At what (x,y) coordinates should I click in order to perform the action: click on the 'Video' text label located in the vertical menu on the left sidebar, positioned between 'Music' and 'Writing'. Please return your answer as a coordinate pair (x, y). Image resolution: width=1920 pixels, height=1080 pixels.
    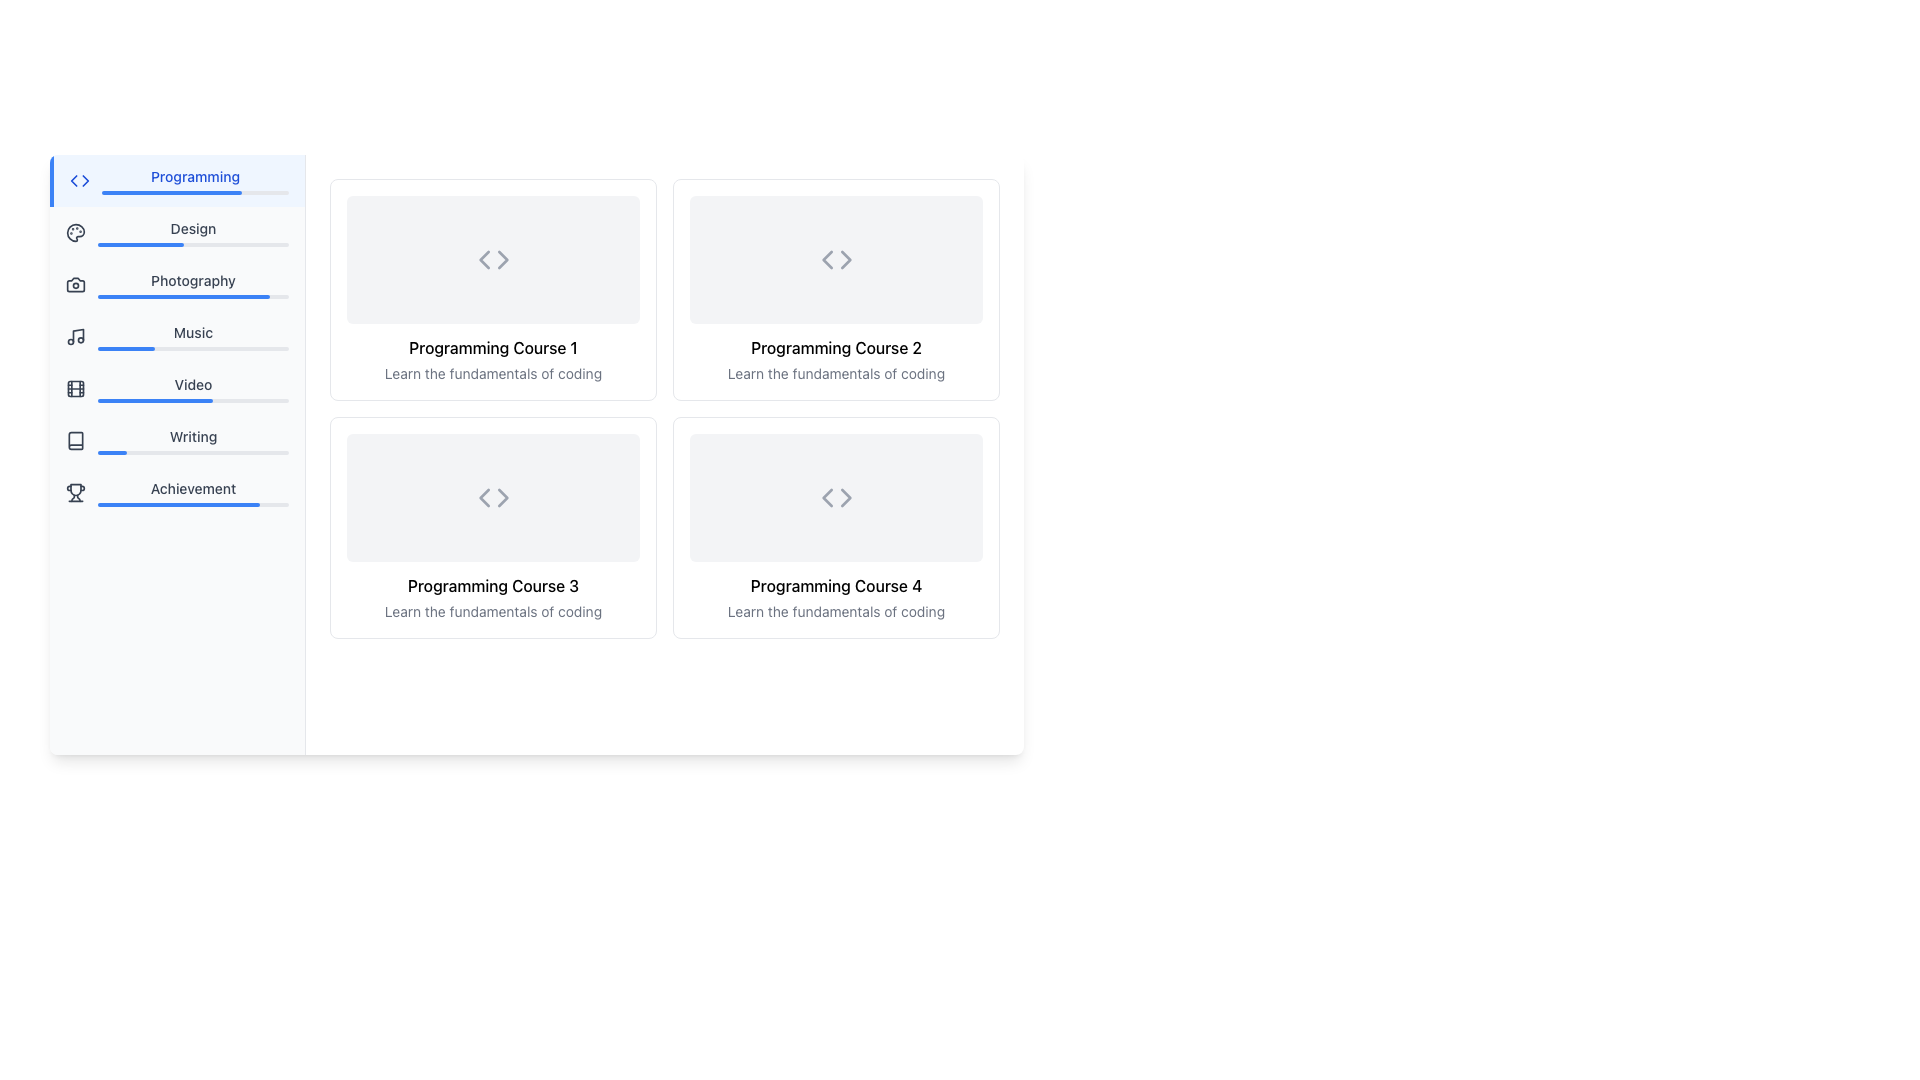
    Looking at the image, I should click on (193, 385).